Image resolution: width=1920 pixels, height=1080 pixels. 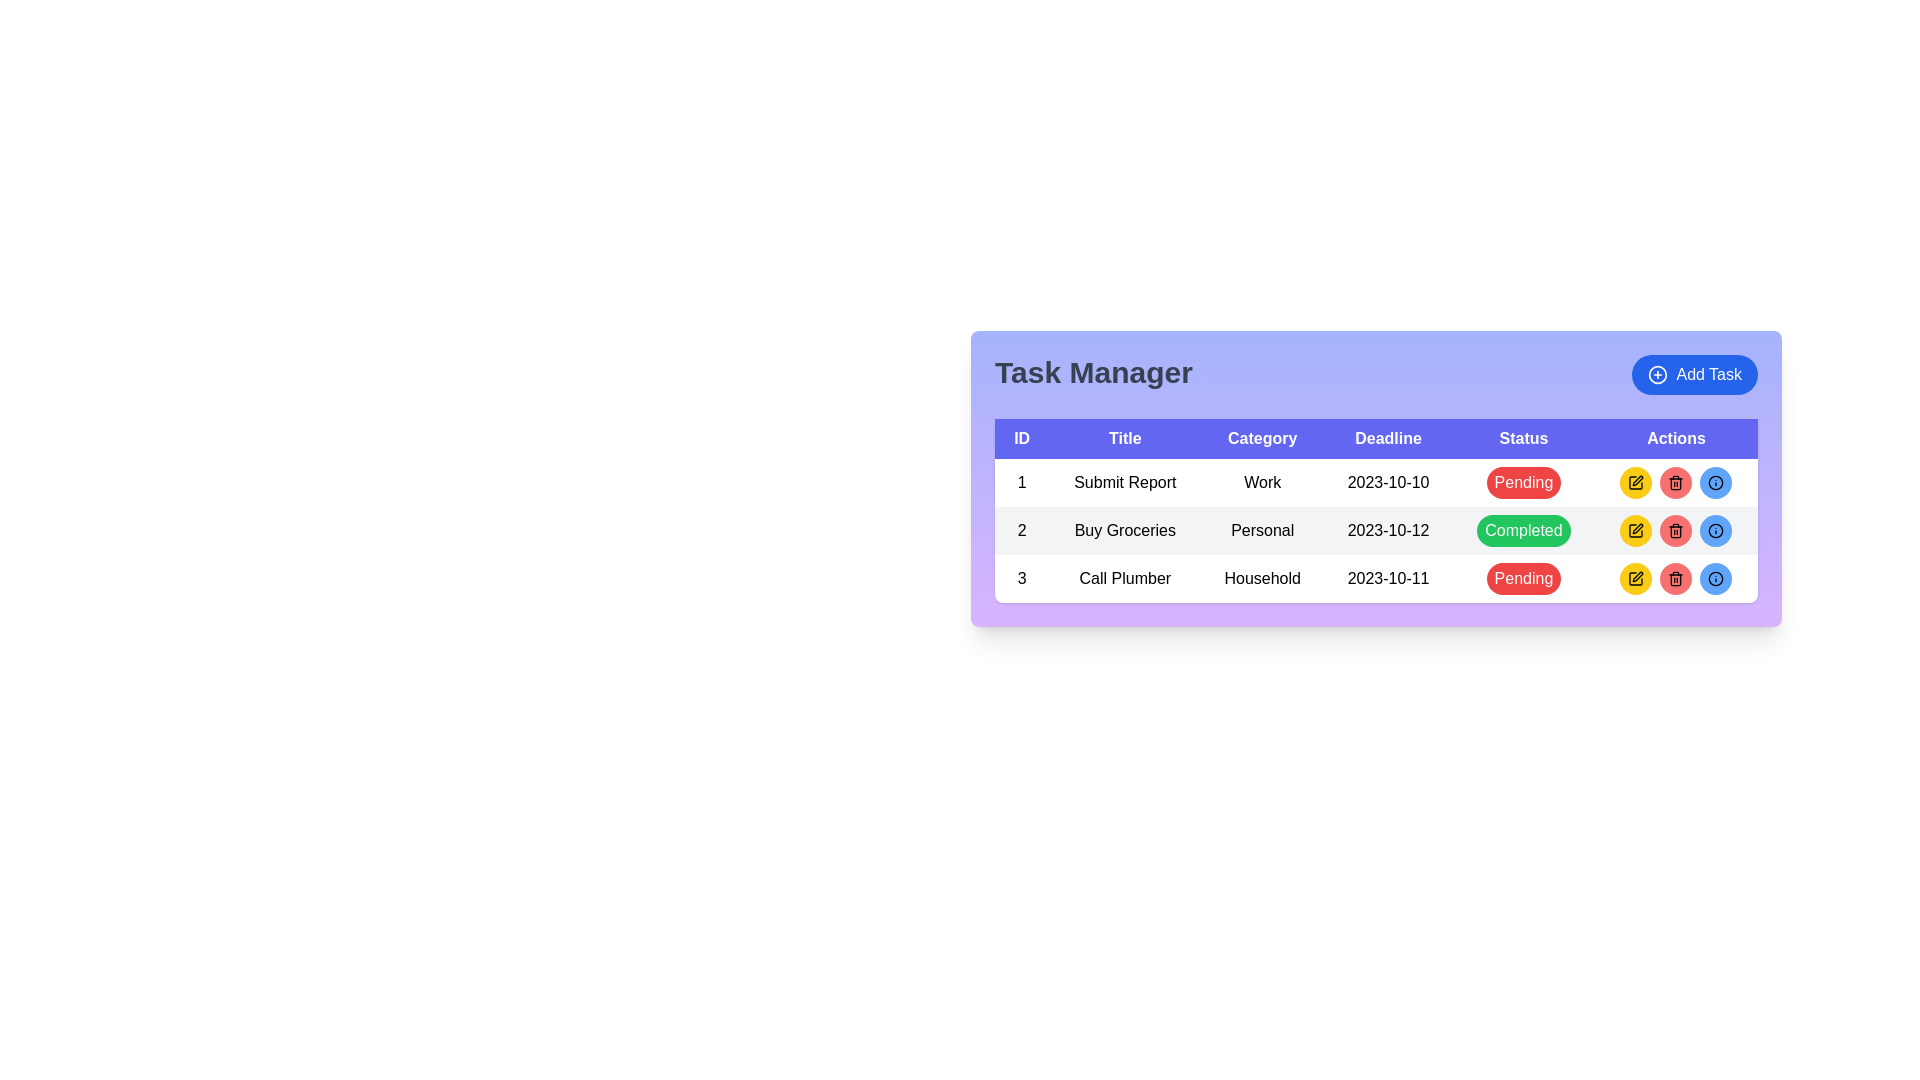 What do you see at coordinates (1022, 578) in the screenshot?
I see `the numeral '3' label in the first column of the third row under the 'ID' header` at bounding box center [1022, 578].